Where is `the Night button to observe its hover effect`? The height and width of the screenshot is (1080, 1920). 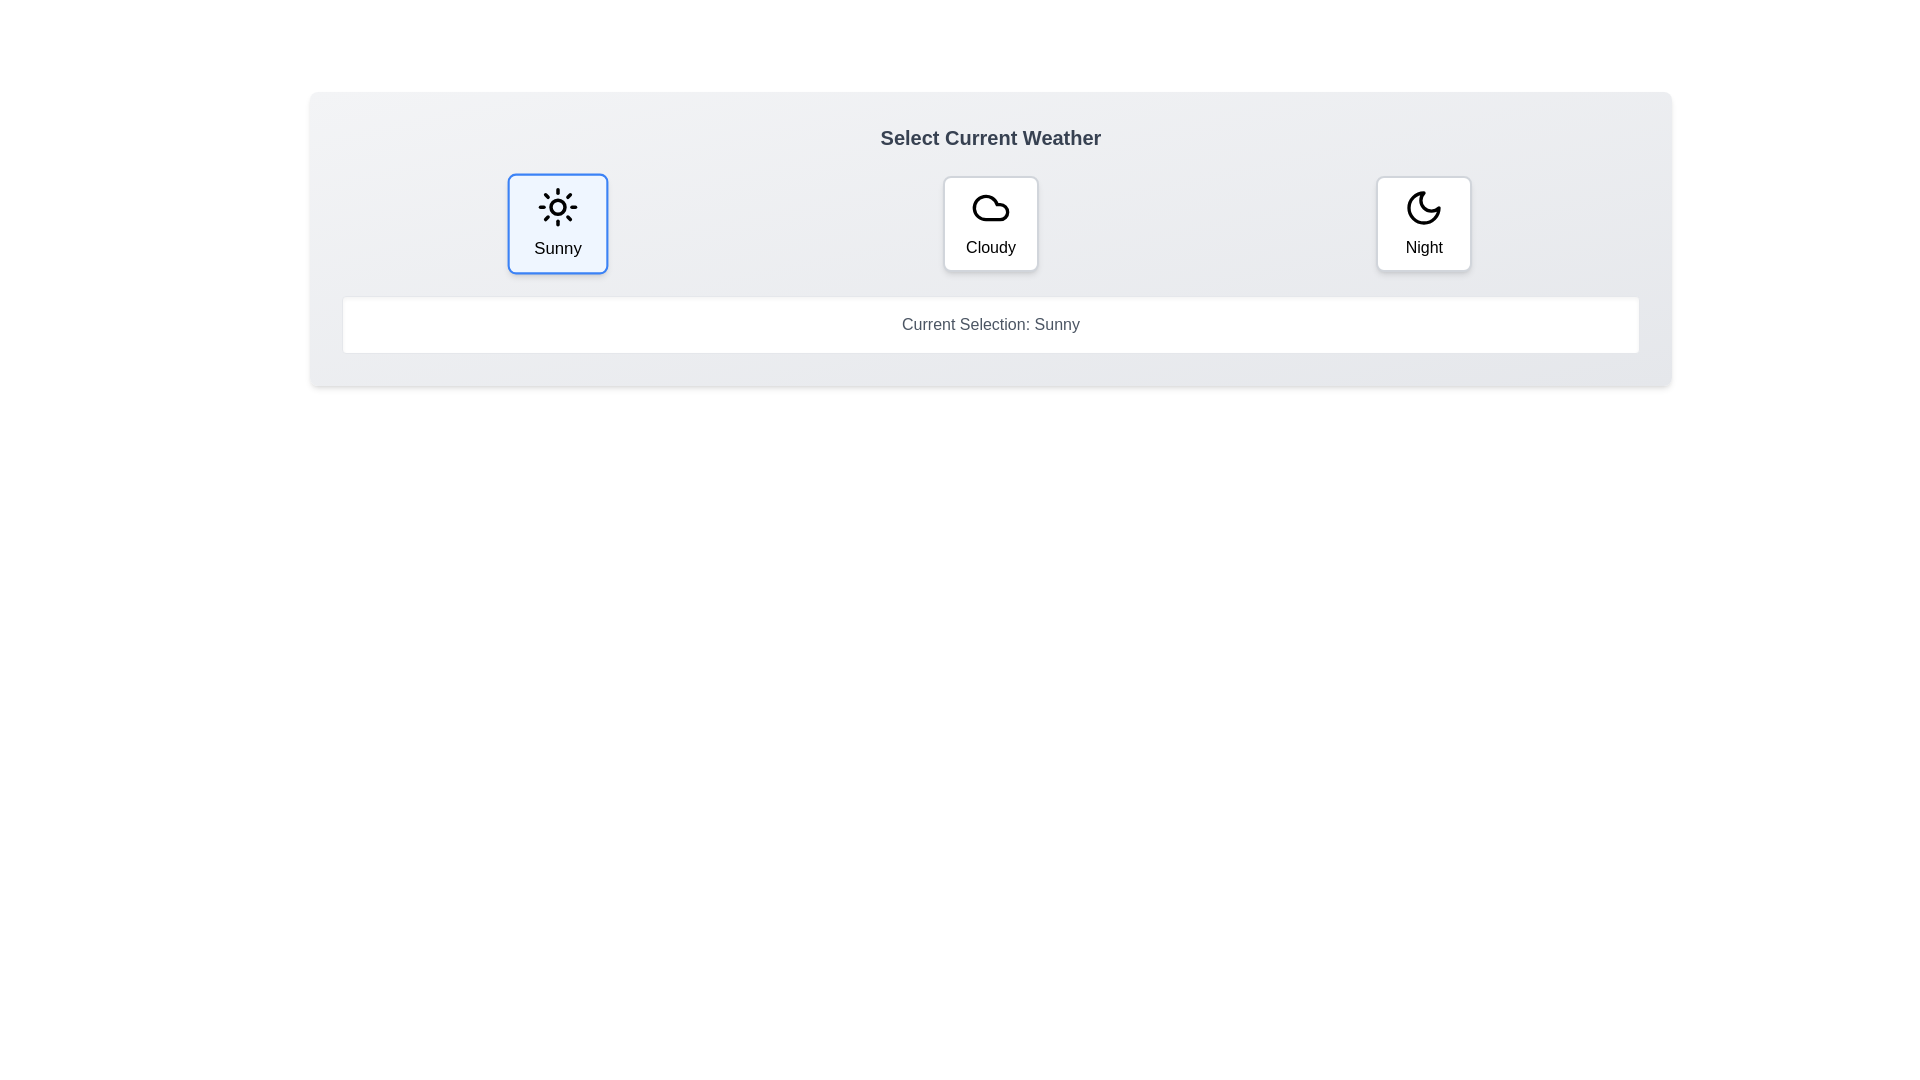
the Night button to observe its hover effect is located at coordinates (1421, 223).